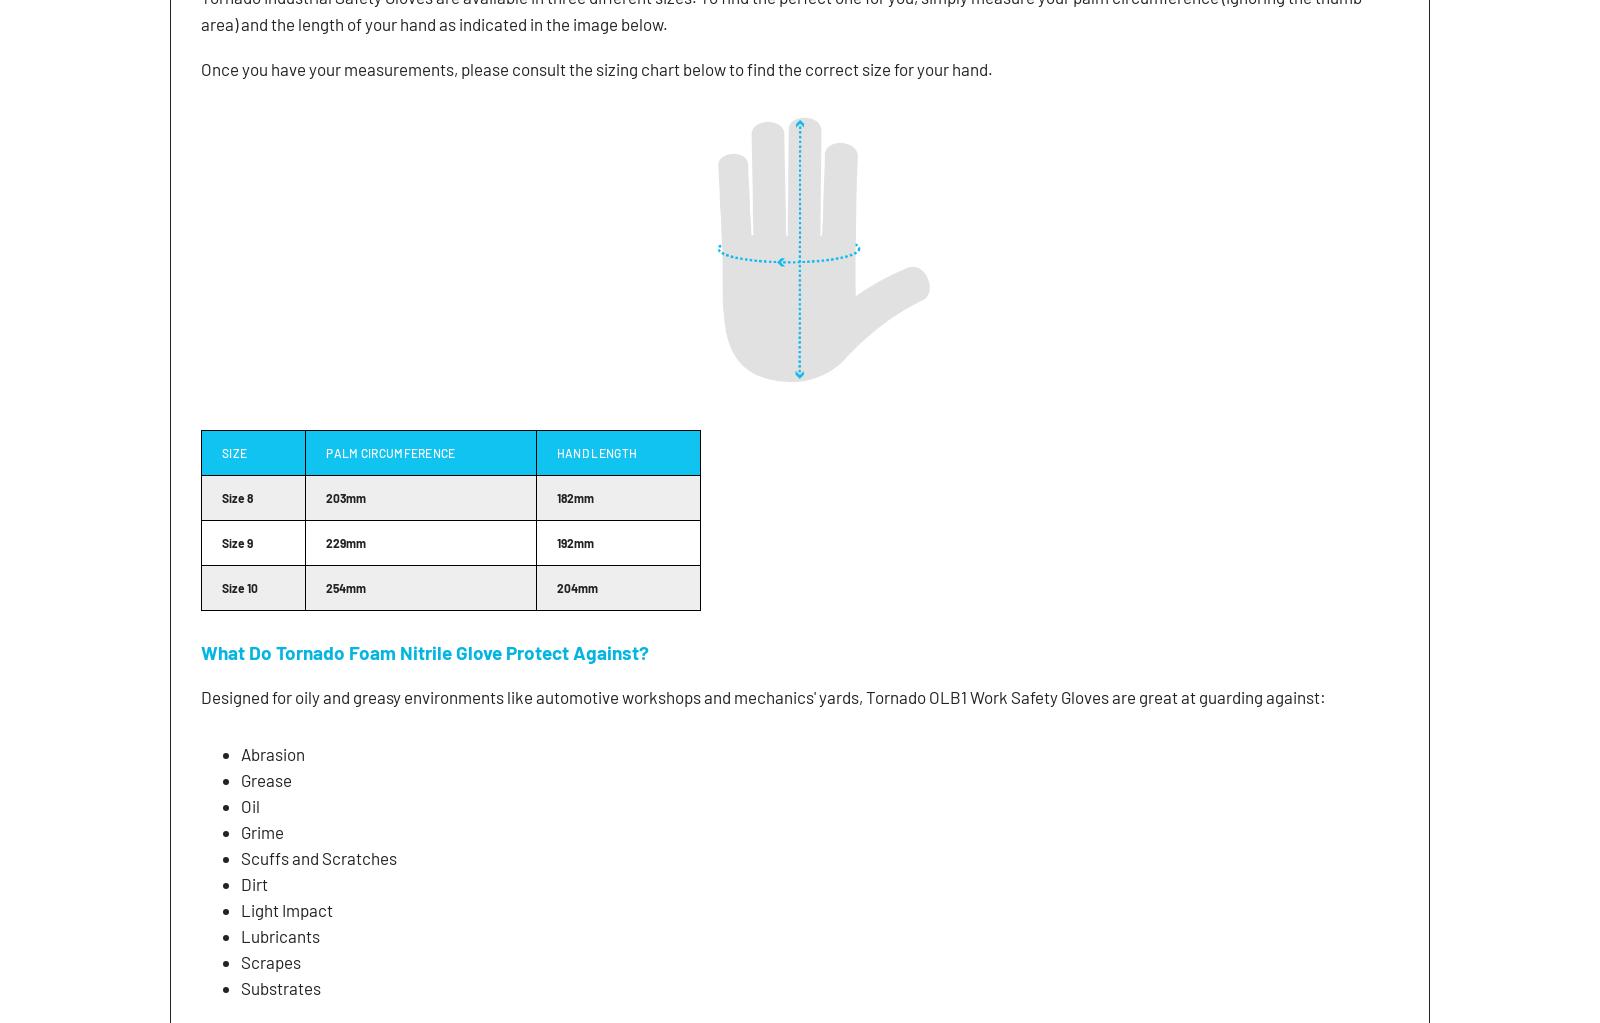 This screenshot has height=1023, width=1600. I want to click on 'Size 8', so click(222, 496).